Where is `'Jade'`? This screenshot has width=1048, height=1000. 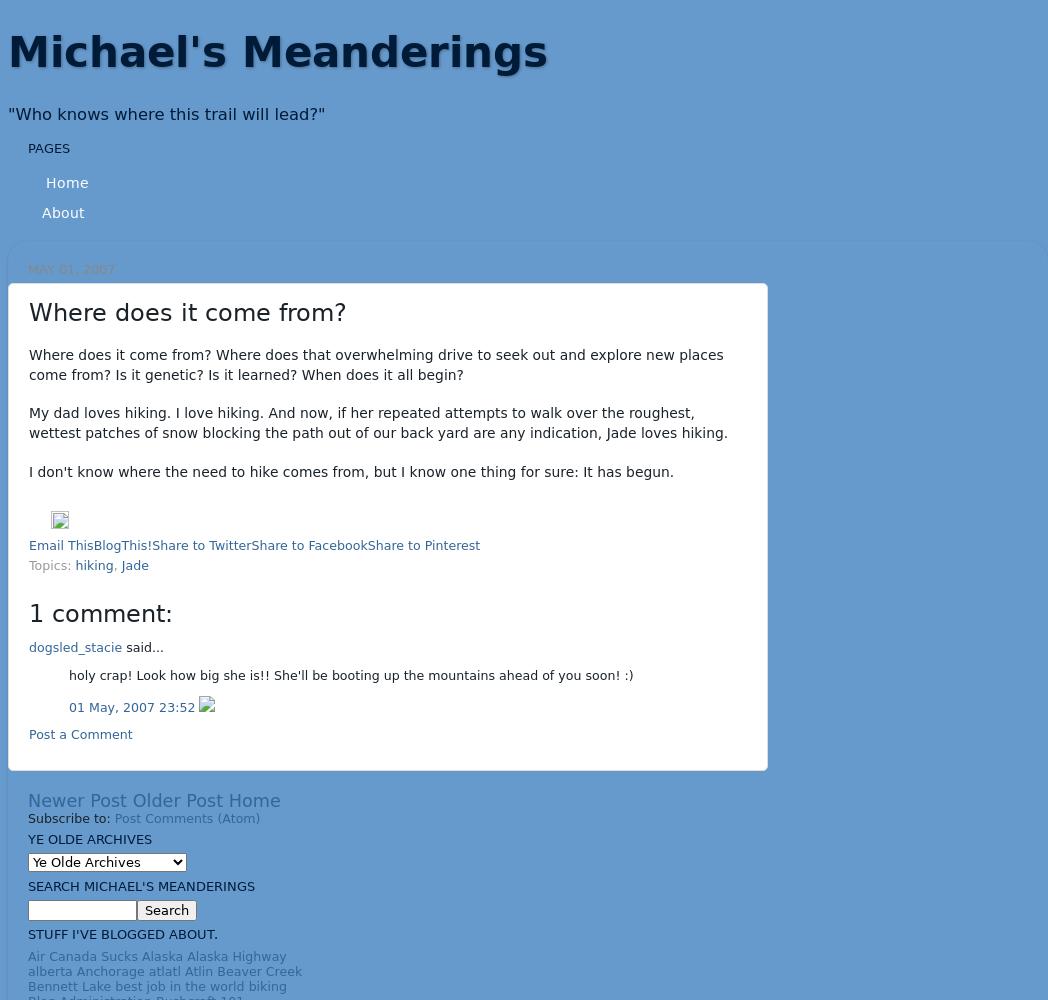 'Jade' is located at coordinates (134, 563).